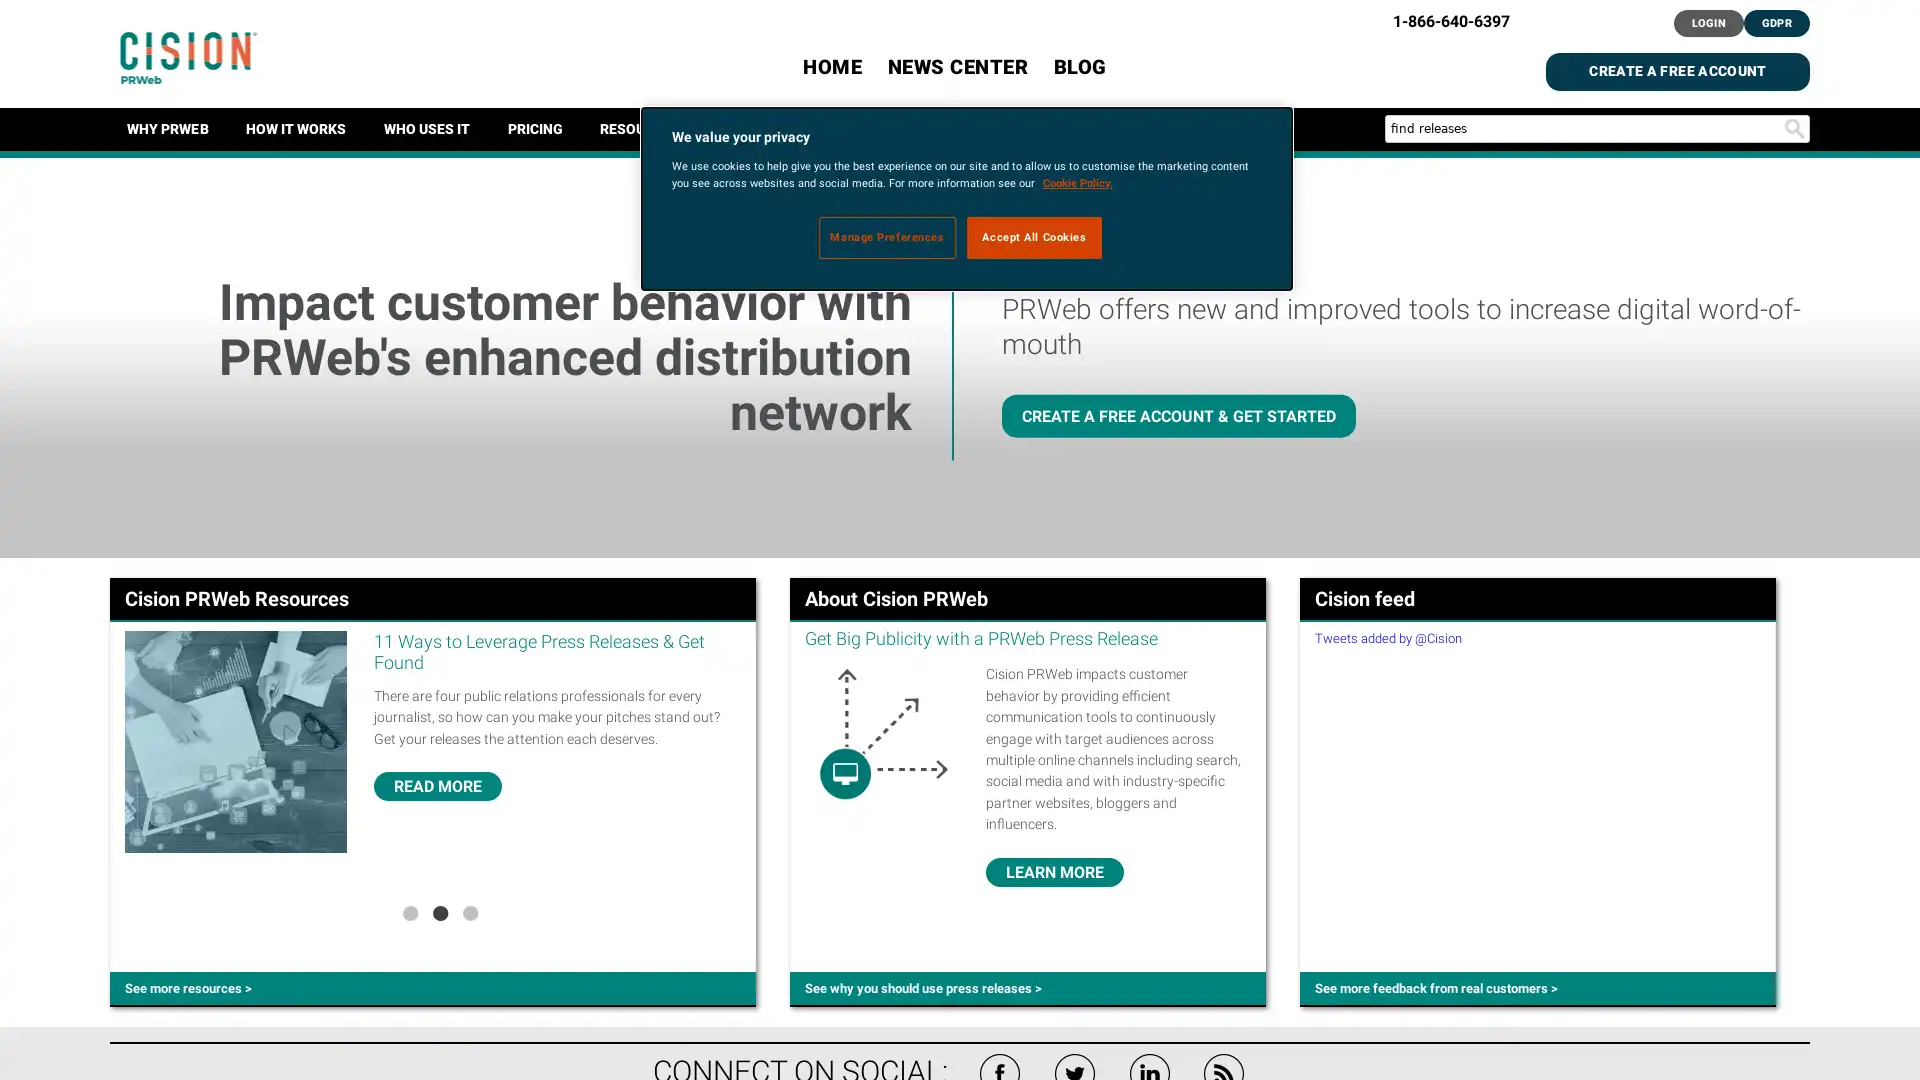 Image resolution: width=1920 pixels, height=1080 pixels. Describe the element at coordinates (886, 235) in the screenshot. I see `Manage Preferences` at that location.